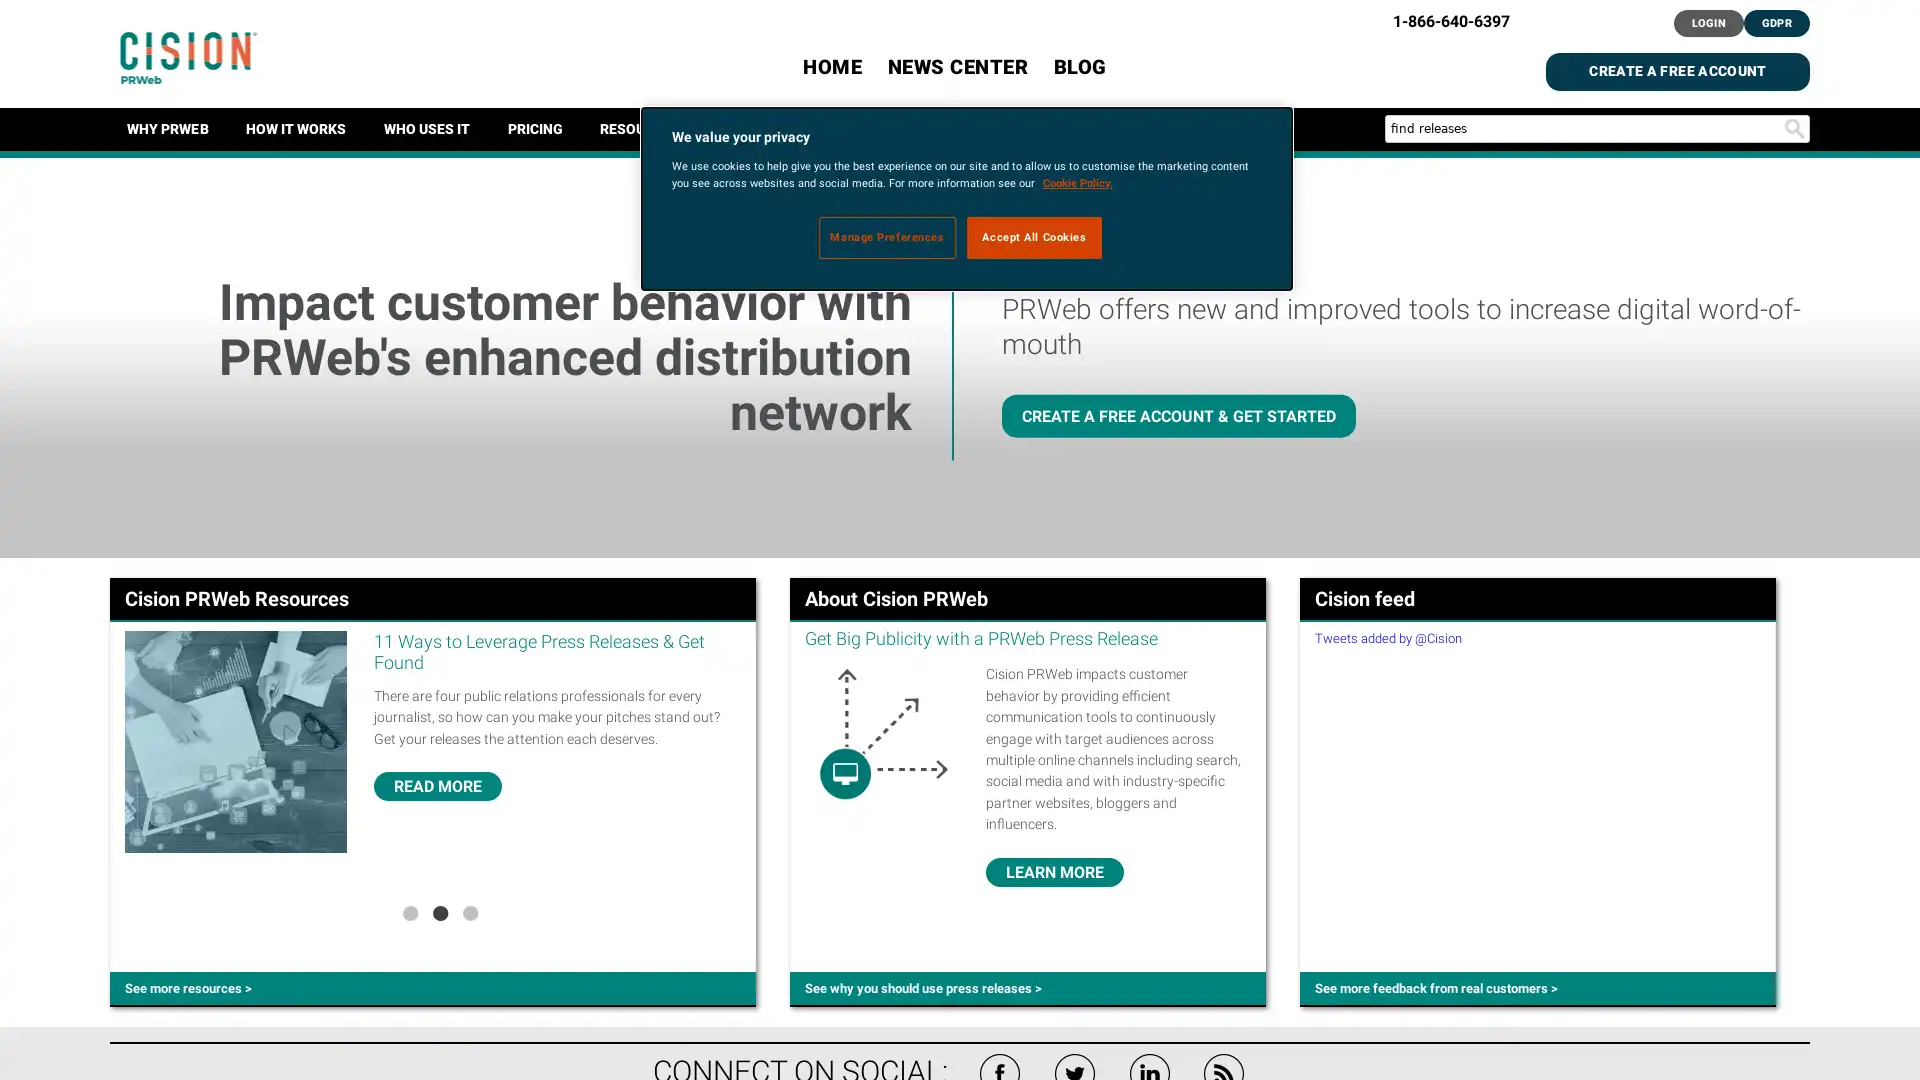 Image resolution: width=1920 pixels, height=1080 pixels. Describe the element at coordinates (886, 235) in the screenshot. I see `Manage Preferences` at that location.